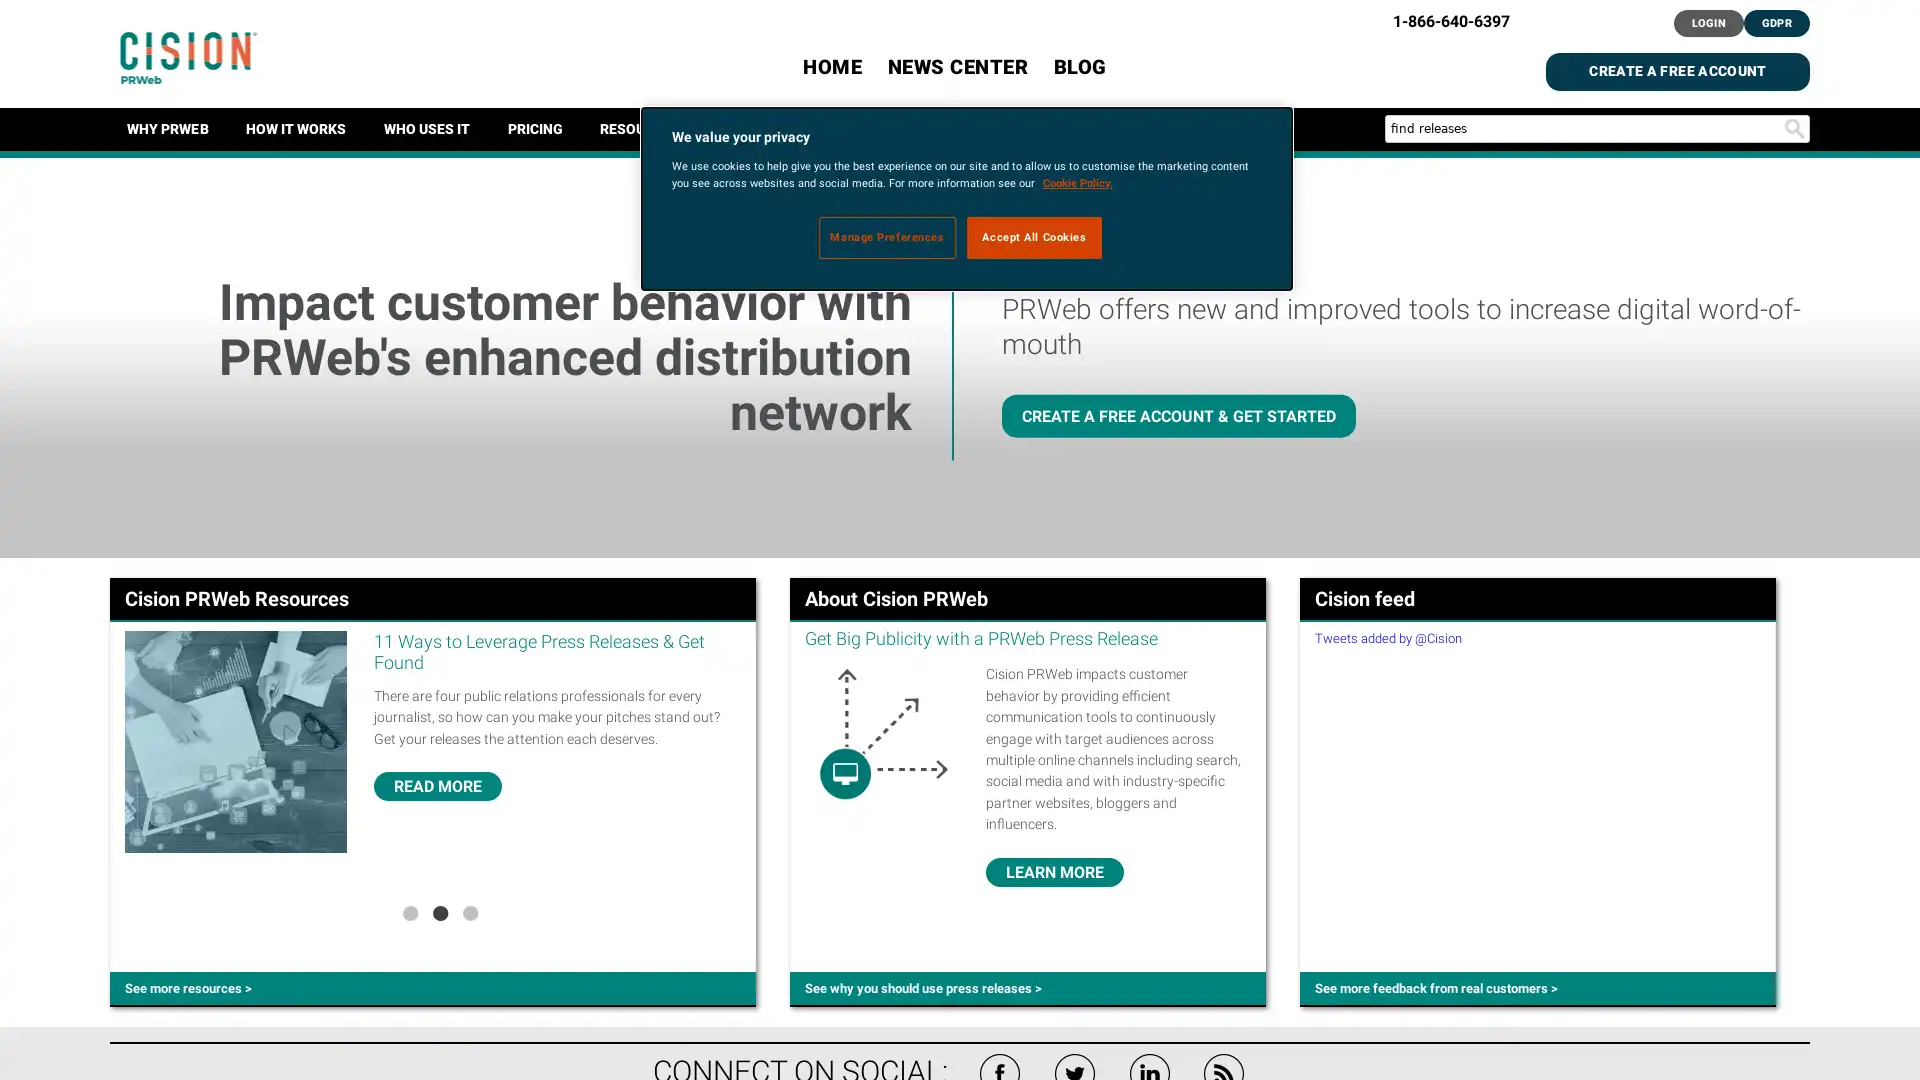 Image resolution: width=1920 pixels, height=1080 pixels. Describe the element at coordinates (886, 235) in the screenshot. I see `Manage Preferences` at that location.